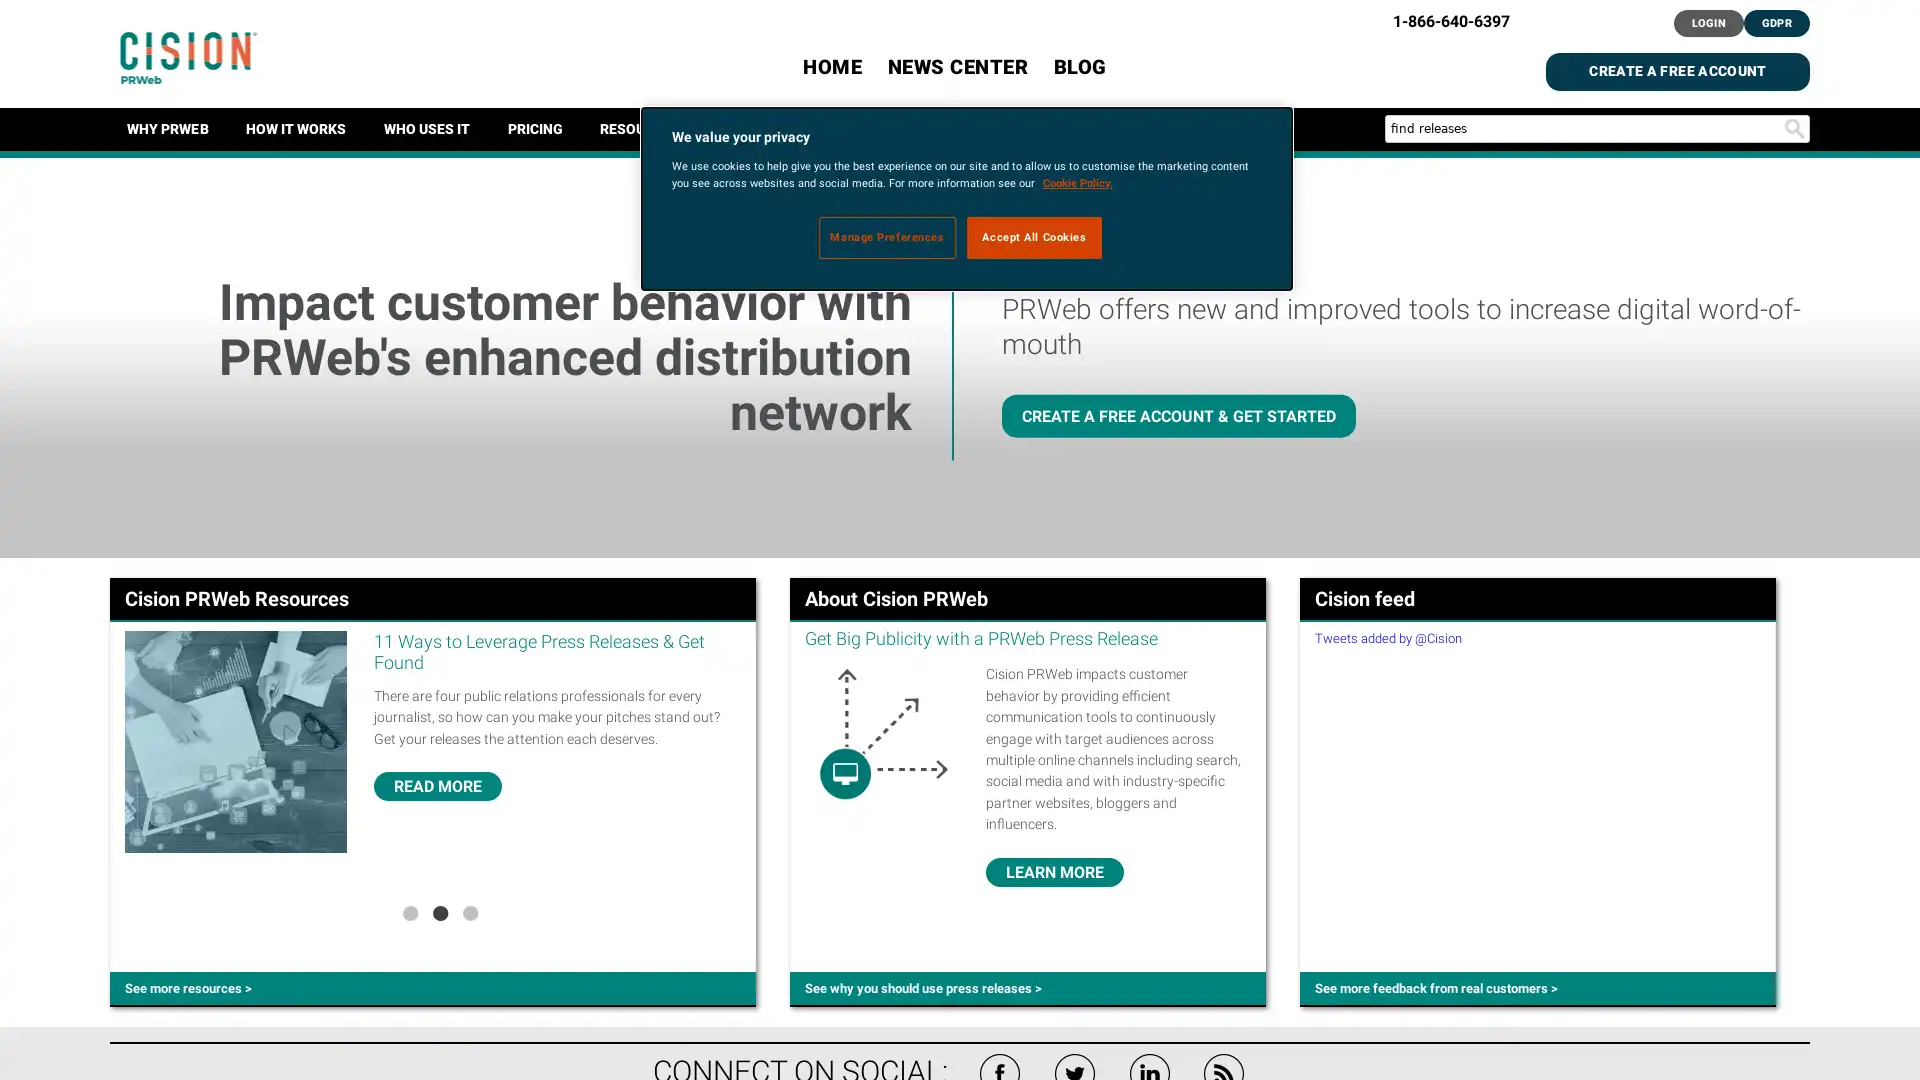 Image resolution: width=1920 pixels, height=1080 pixels. Describe the element at coordinates (886, 235) in the screenshot. I see `Manage Preferences` at that location.